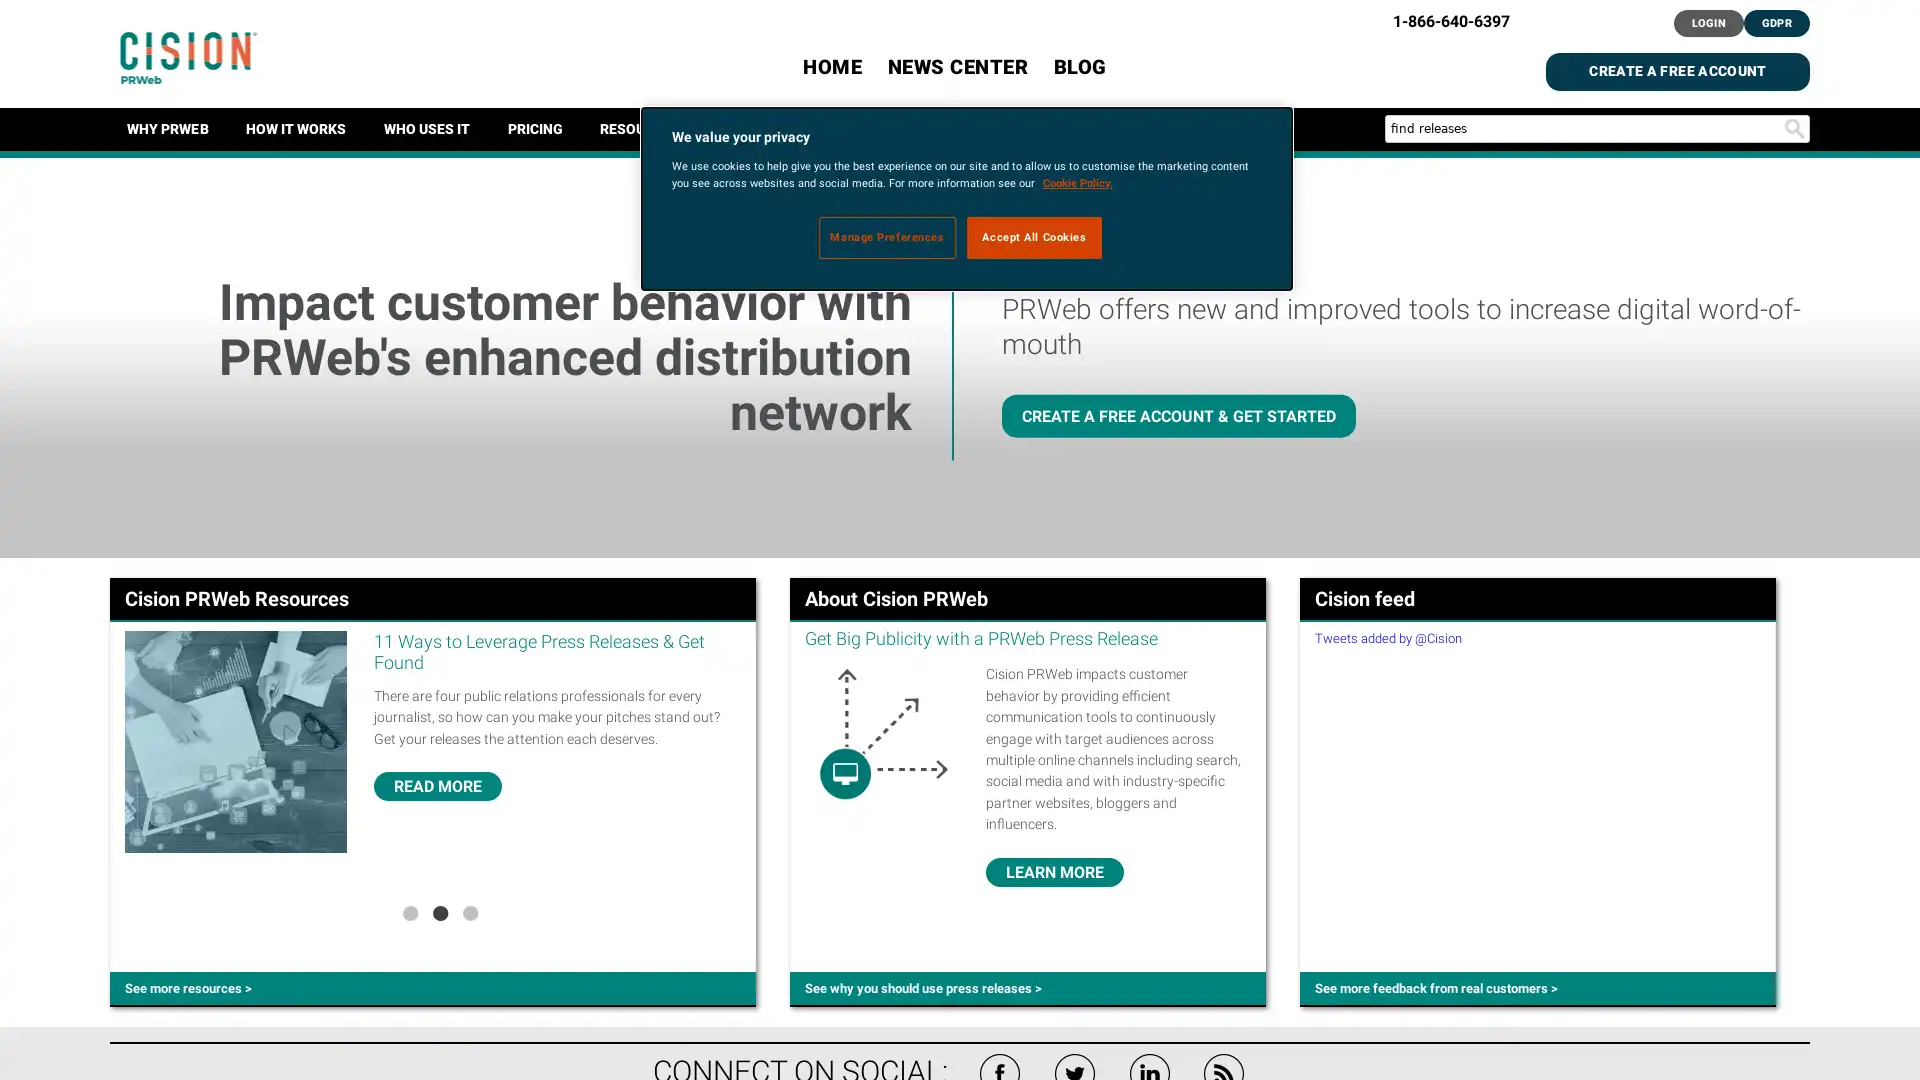 Image resolution: width=1920 pixels, height=1080 pixels. Describe the element at coordinates (886, 235) in the screenshot. I see `Manage Preferences` at that location.